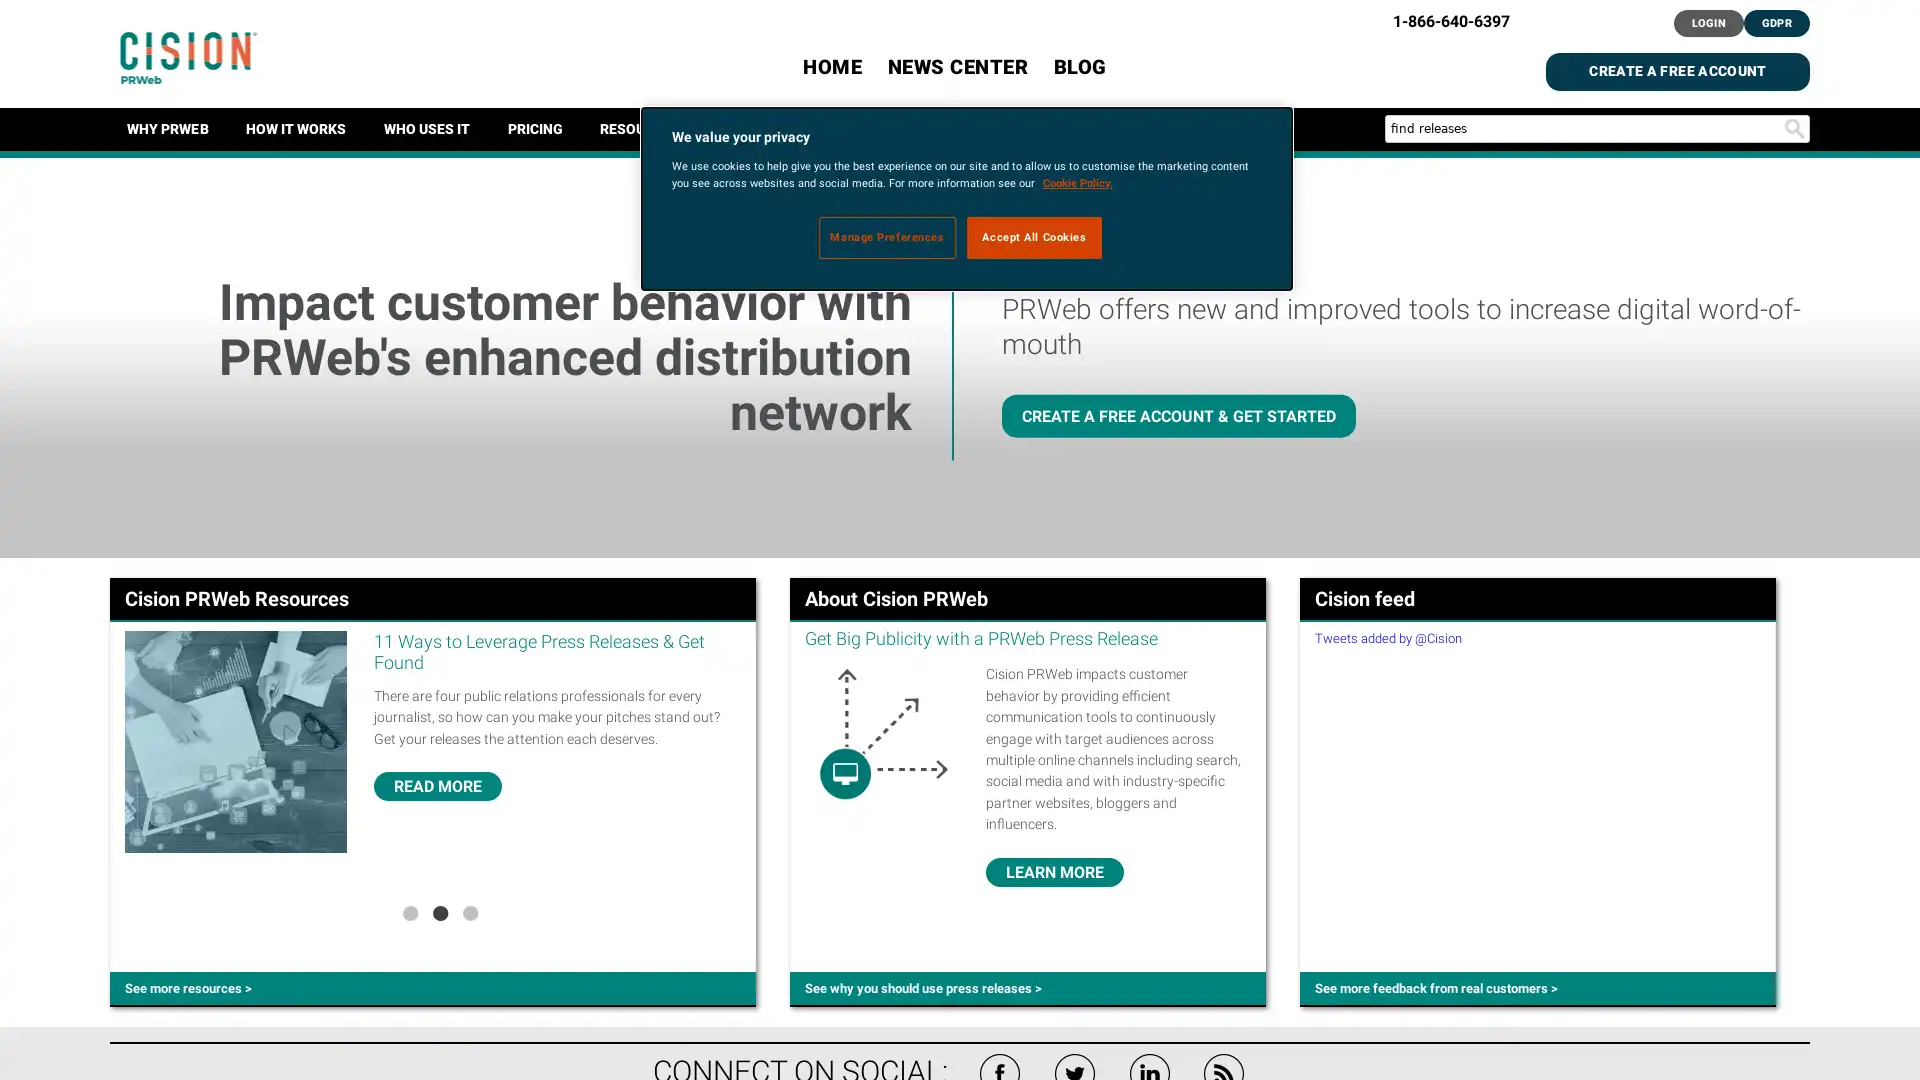 Image resolution: width=1920 pixels, height=1080 pixels. Describe the element at coordinates (886, 235) in the screenshot. I see `Manage Preferences` at that location.